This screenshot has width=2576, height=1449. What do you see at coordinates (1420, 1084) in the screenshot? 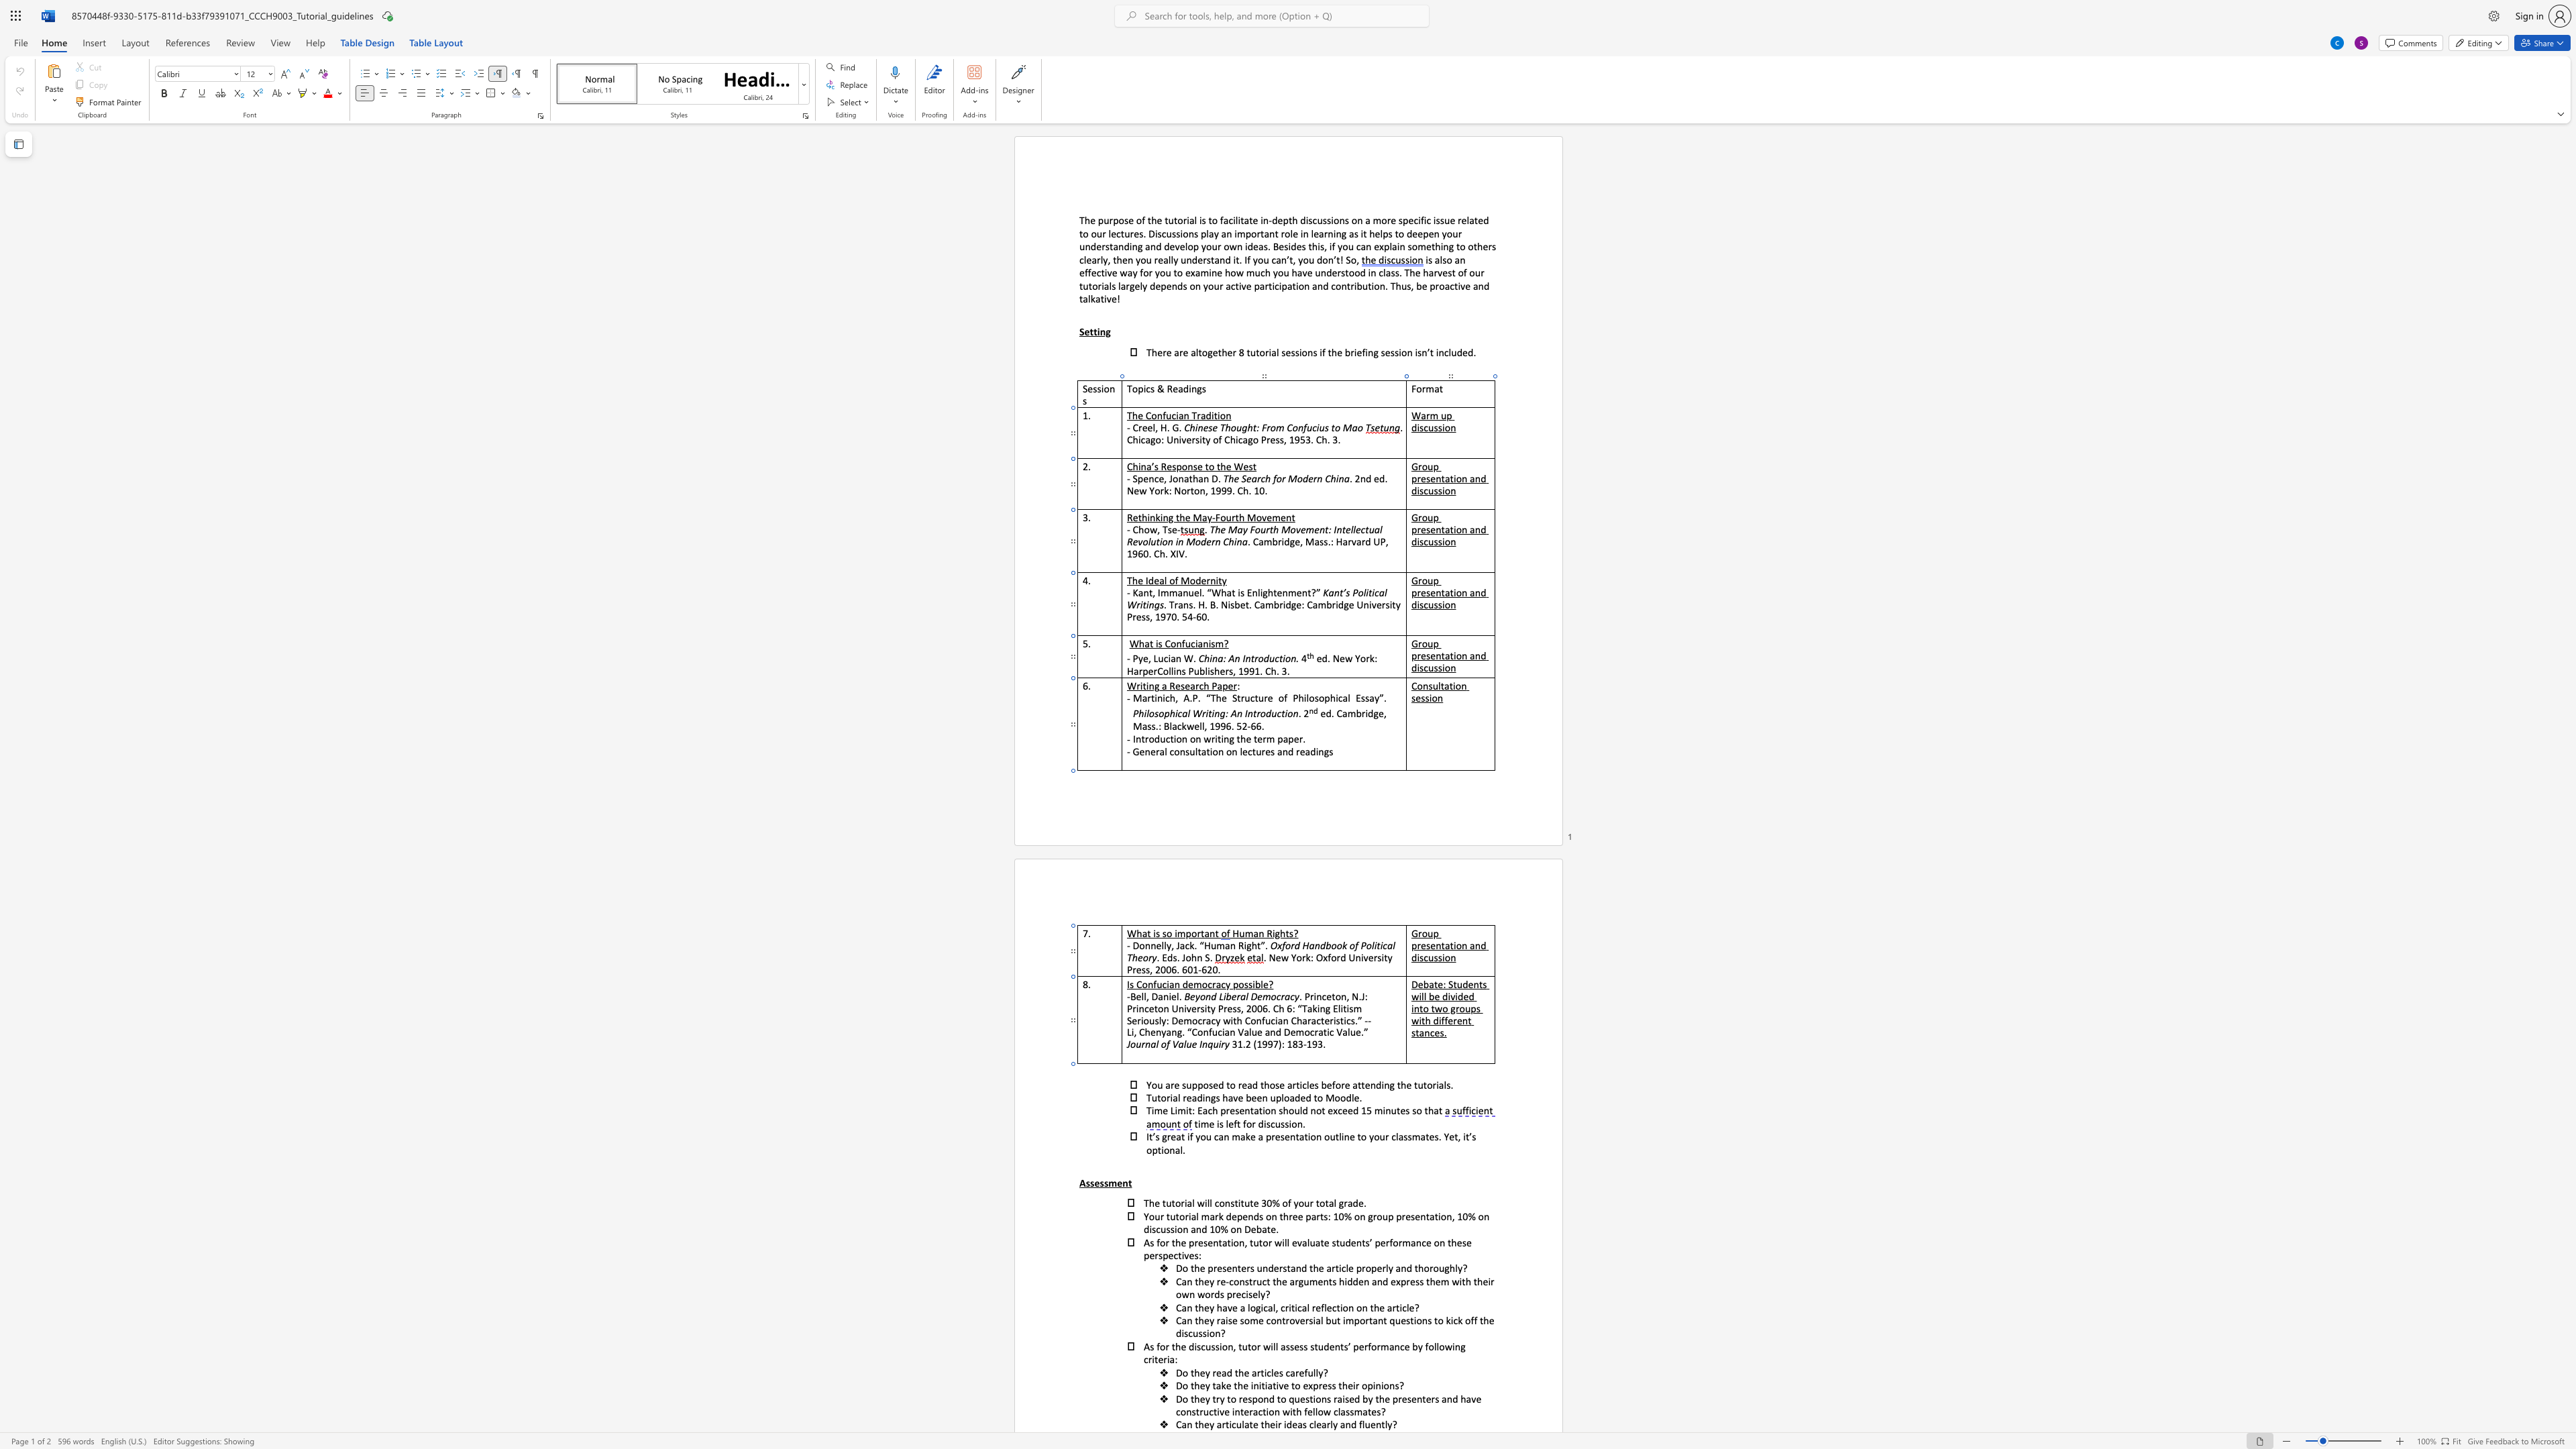
I see `the 3th character "u" in the text` at bounding box center [1420, 1084].